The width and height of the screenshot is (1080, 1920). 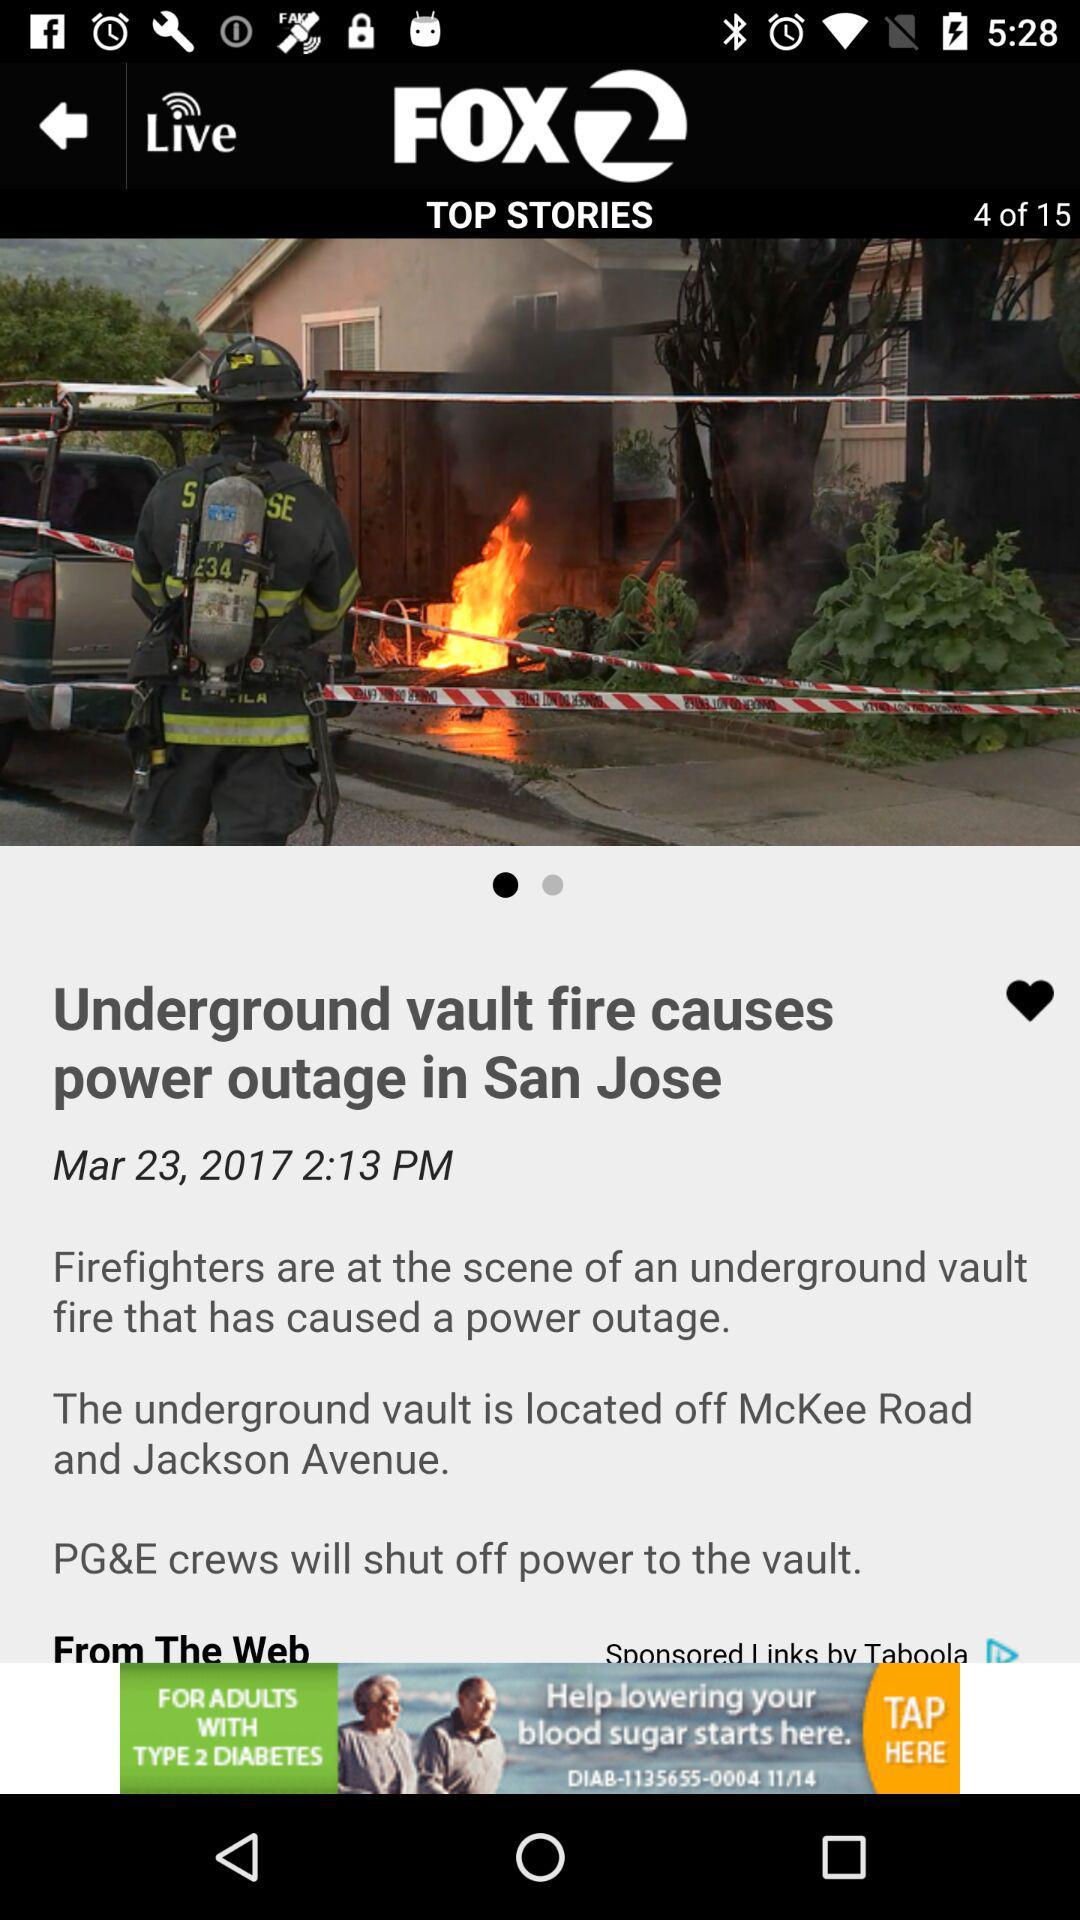 I want to click on like the add, so click(x=1017, y=1000).